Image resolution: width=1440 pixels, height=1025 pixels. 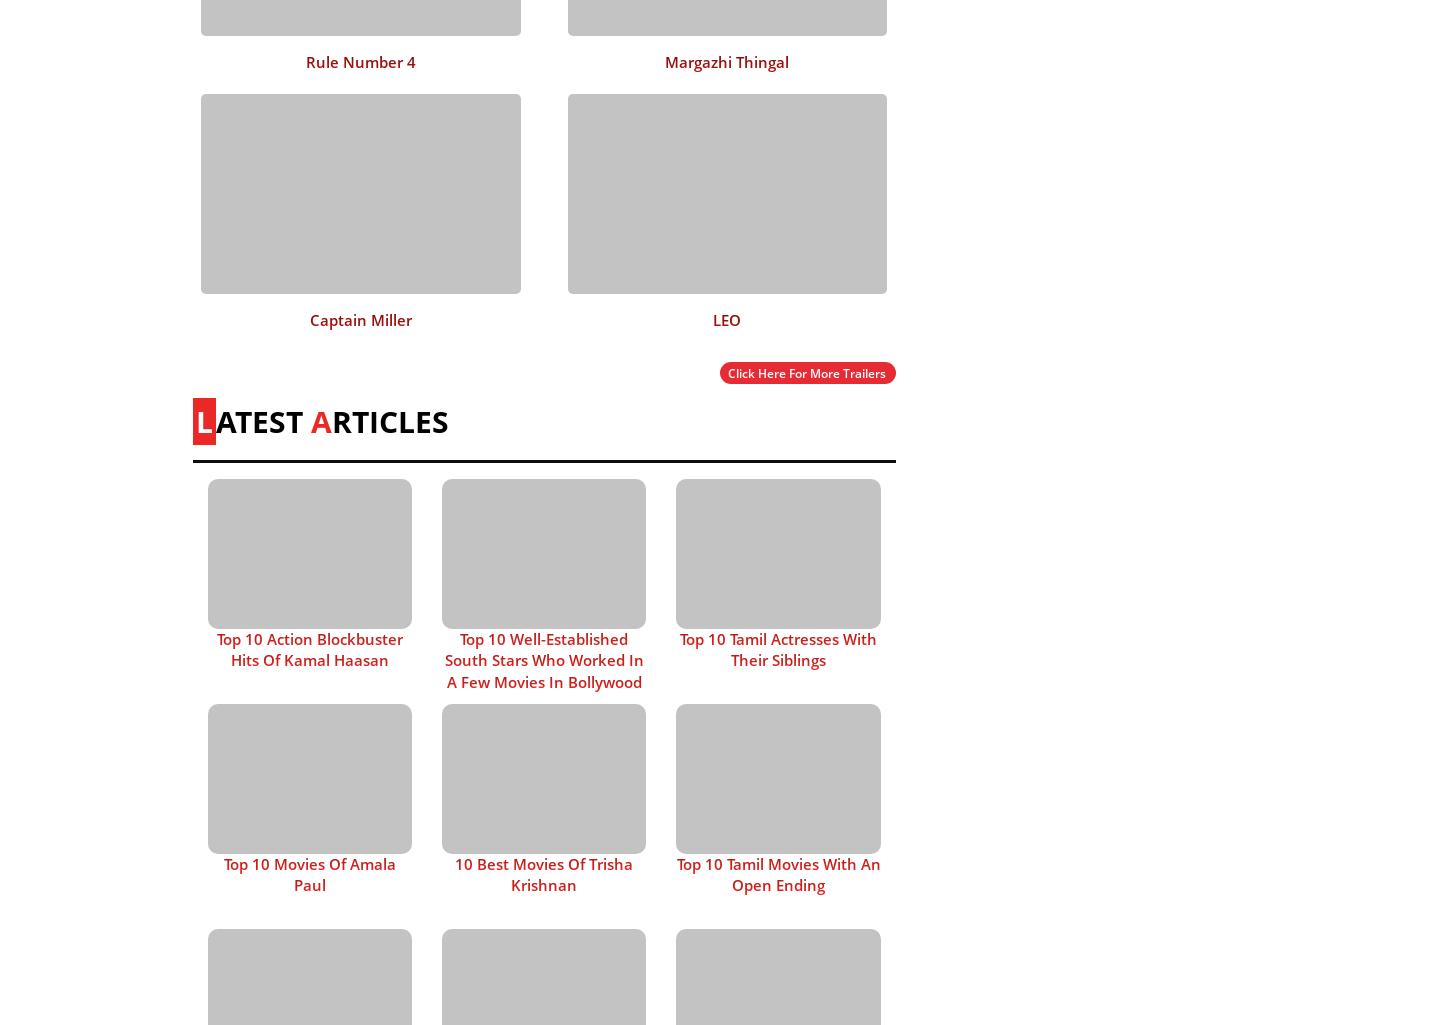 What do you see at coordinates (321, 419) in the screenshot?
I see `'A'` at bounding box center [321, 419].